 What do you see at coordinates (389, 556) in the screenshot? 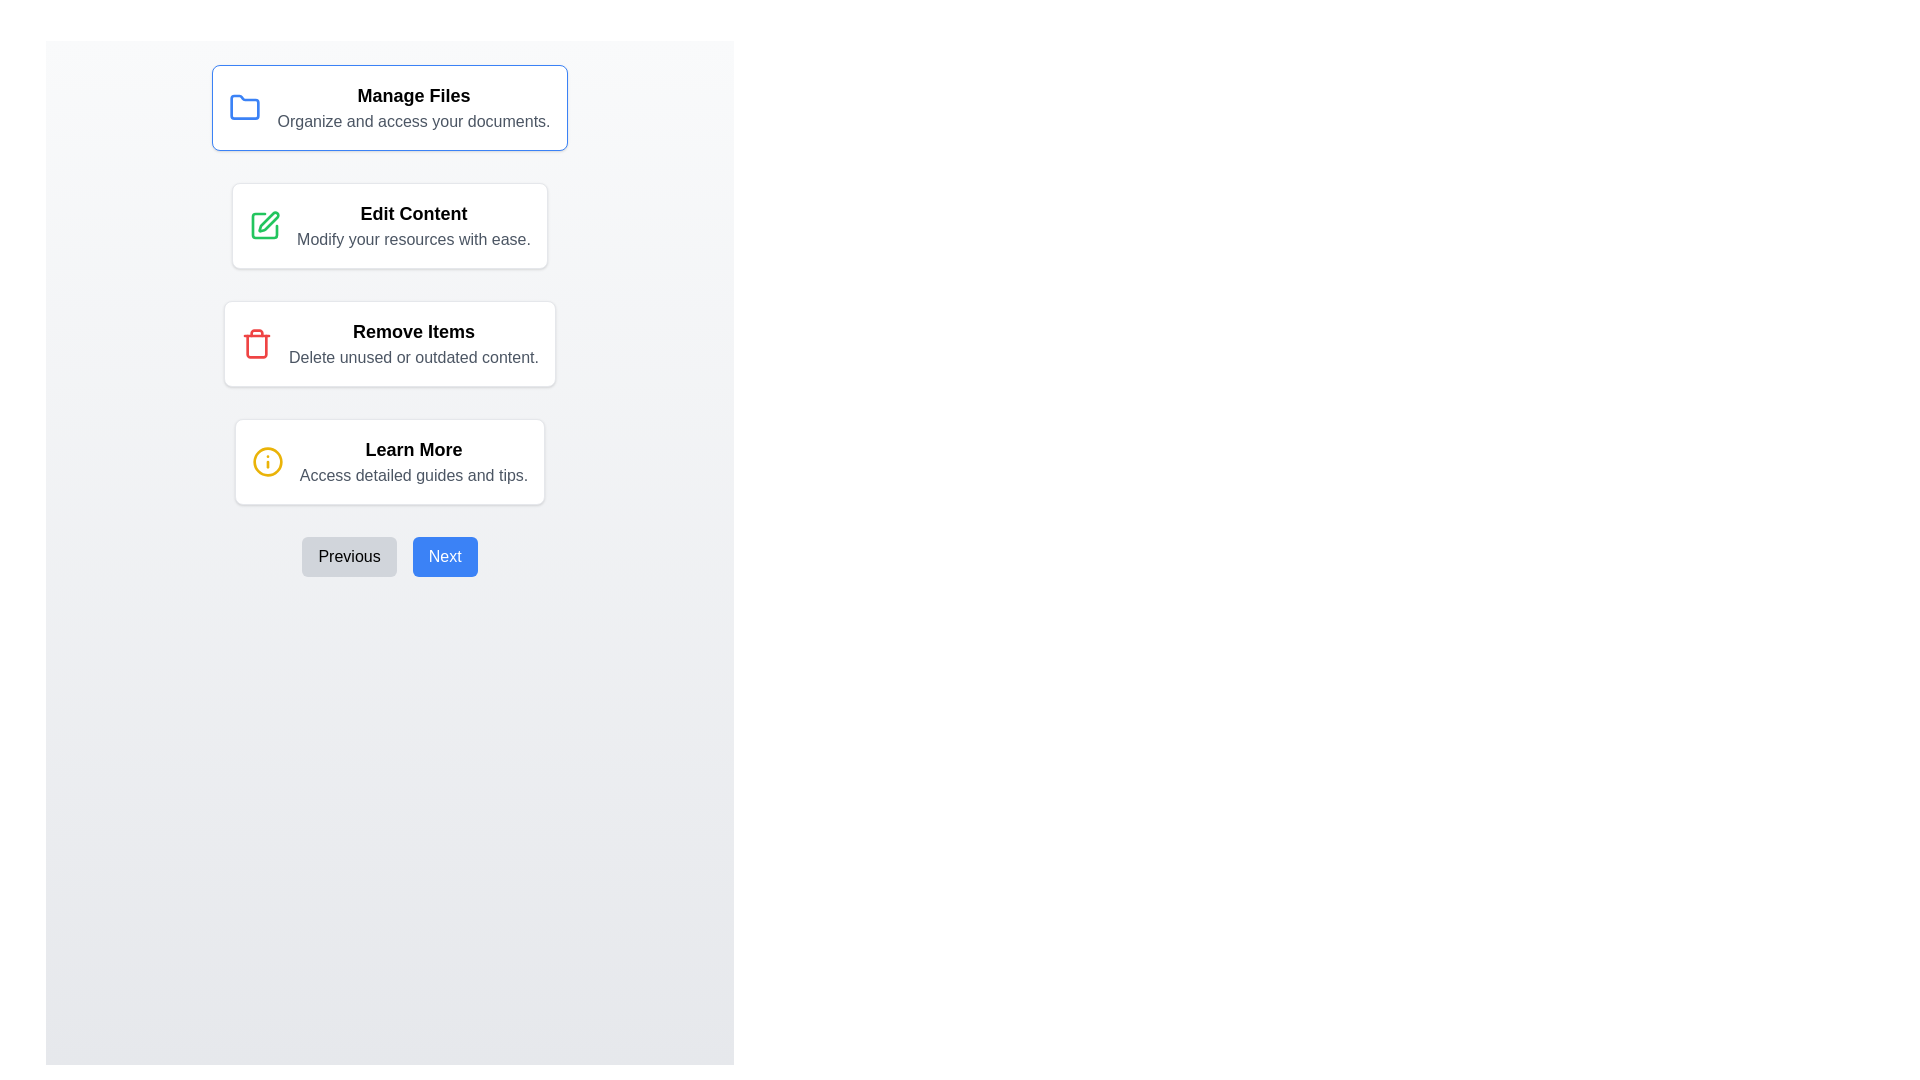
I see `the Button Group located at the bottom center of the layout to trigger state changes` at bounding box center [389, 556].